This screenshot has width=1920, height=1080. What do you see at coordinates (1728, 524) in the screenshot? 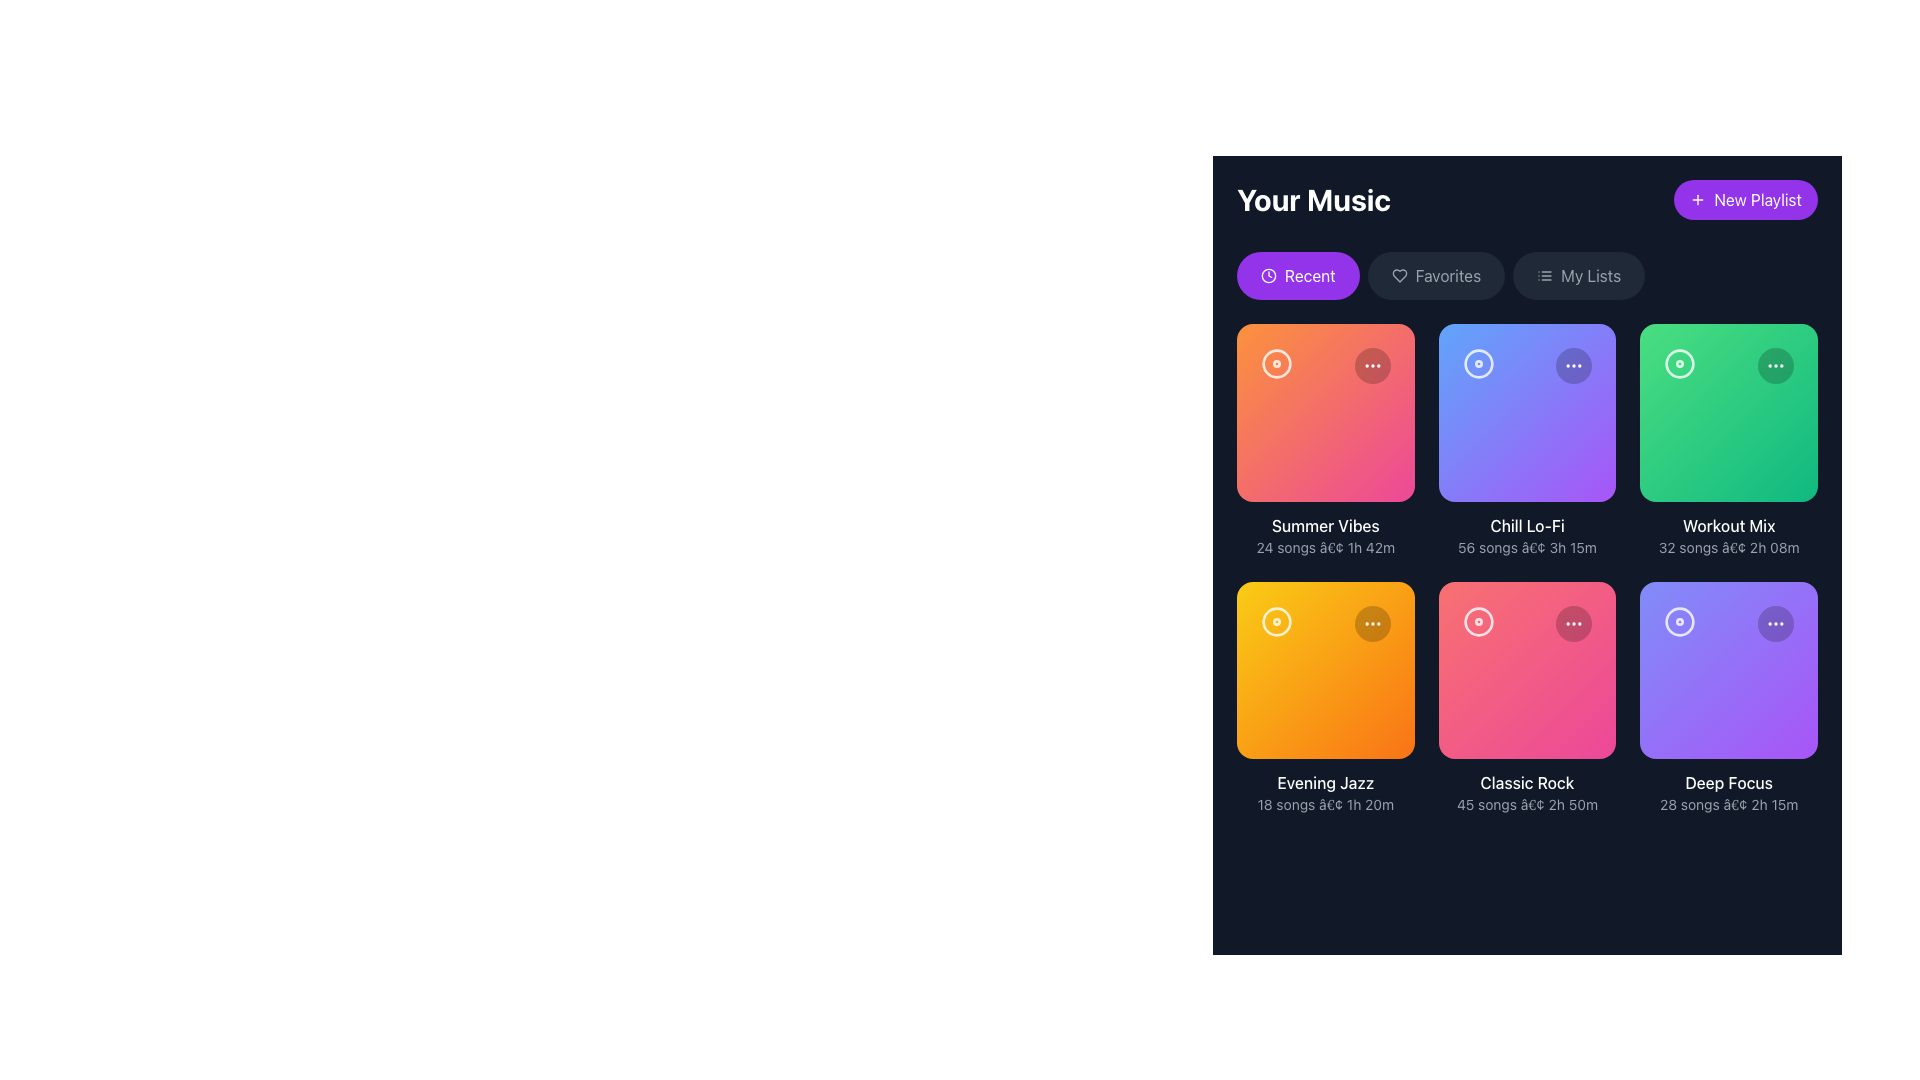
I see `text content of the title label for the playlist located in the third column of the first row beneath the green playlist card in the 'Your Music' section` at bounding box center [1728, 524].